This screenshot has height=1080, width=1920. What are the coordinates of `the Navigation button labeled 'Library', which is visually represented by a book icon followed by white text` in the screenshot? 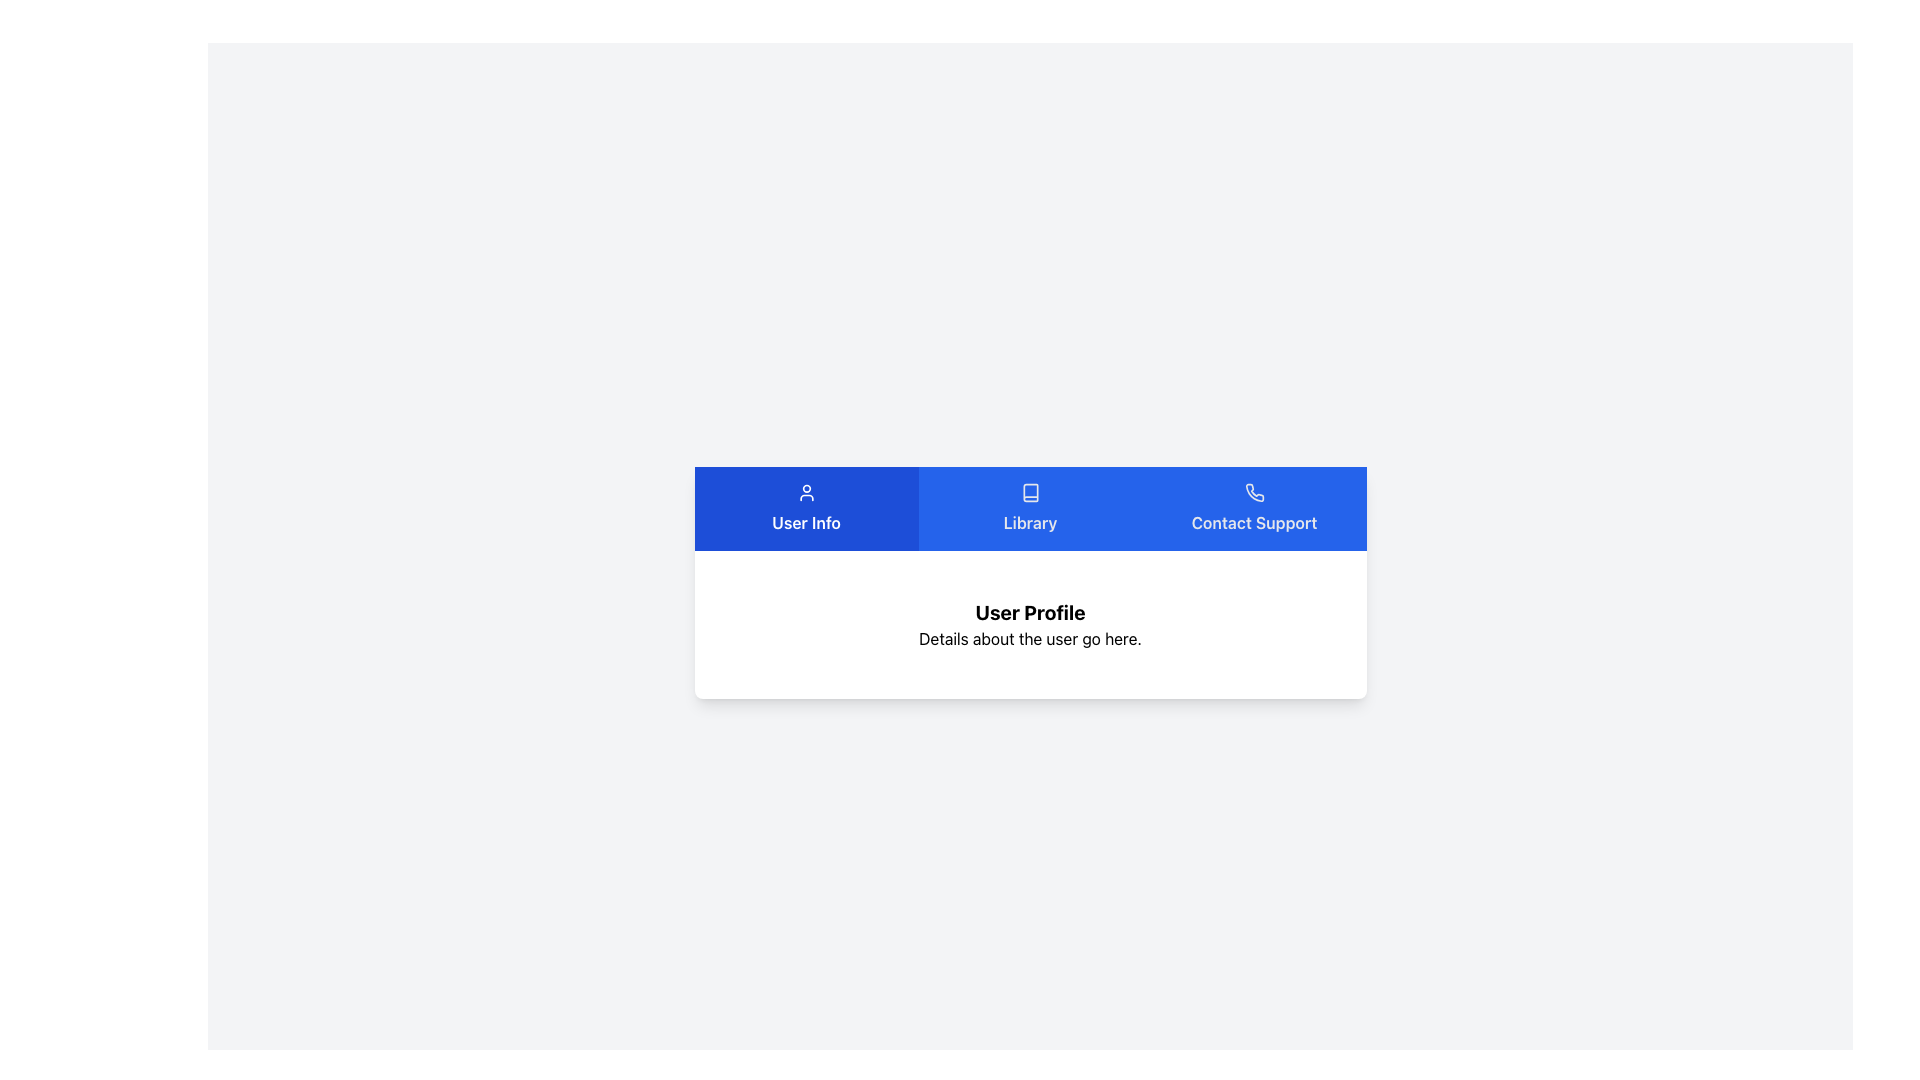 It's located at (1030, 508).